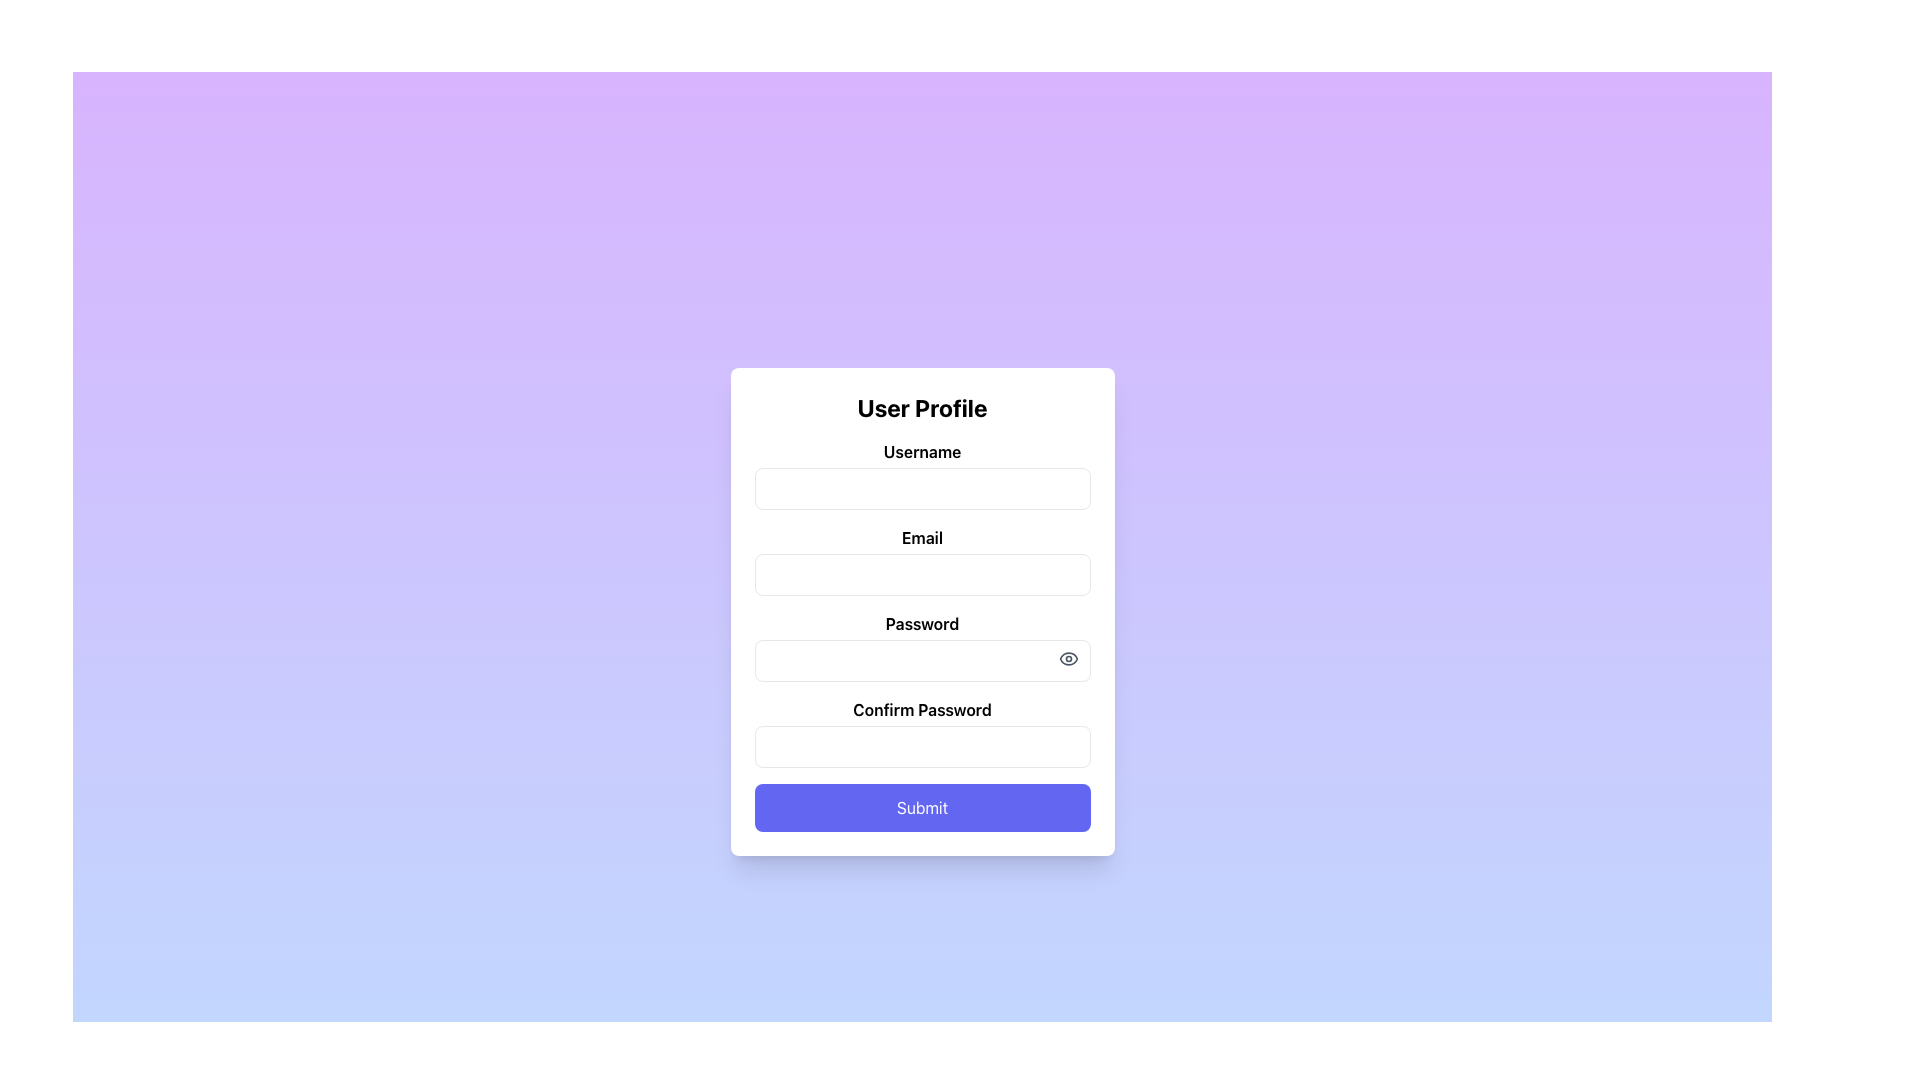  I want to click on the username label in the User Profile form, which is located at the top of the form and spans the width of the associated input field, so click(921, 451).